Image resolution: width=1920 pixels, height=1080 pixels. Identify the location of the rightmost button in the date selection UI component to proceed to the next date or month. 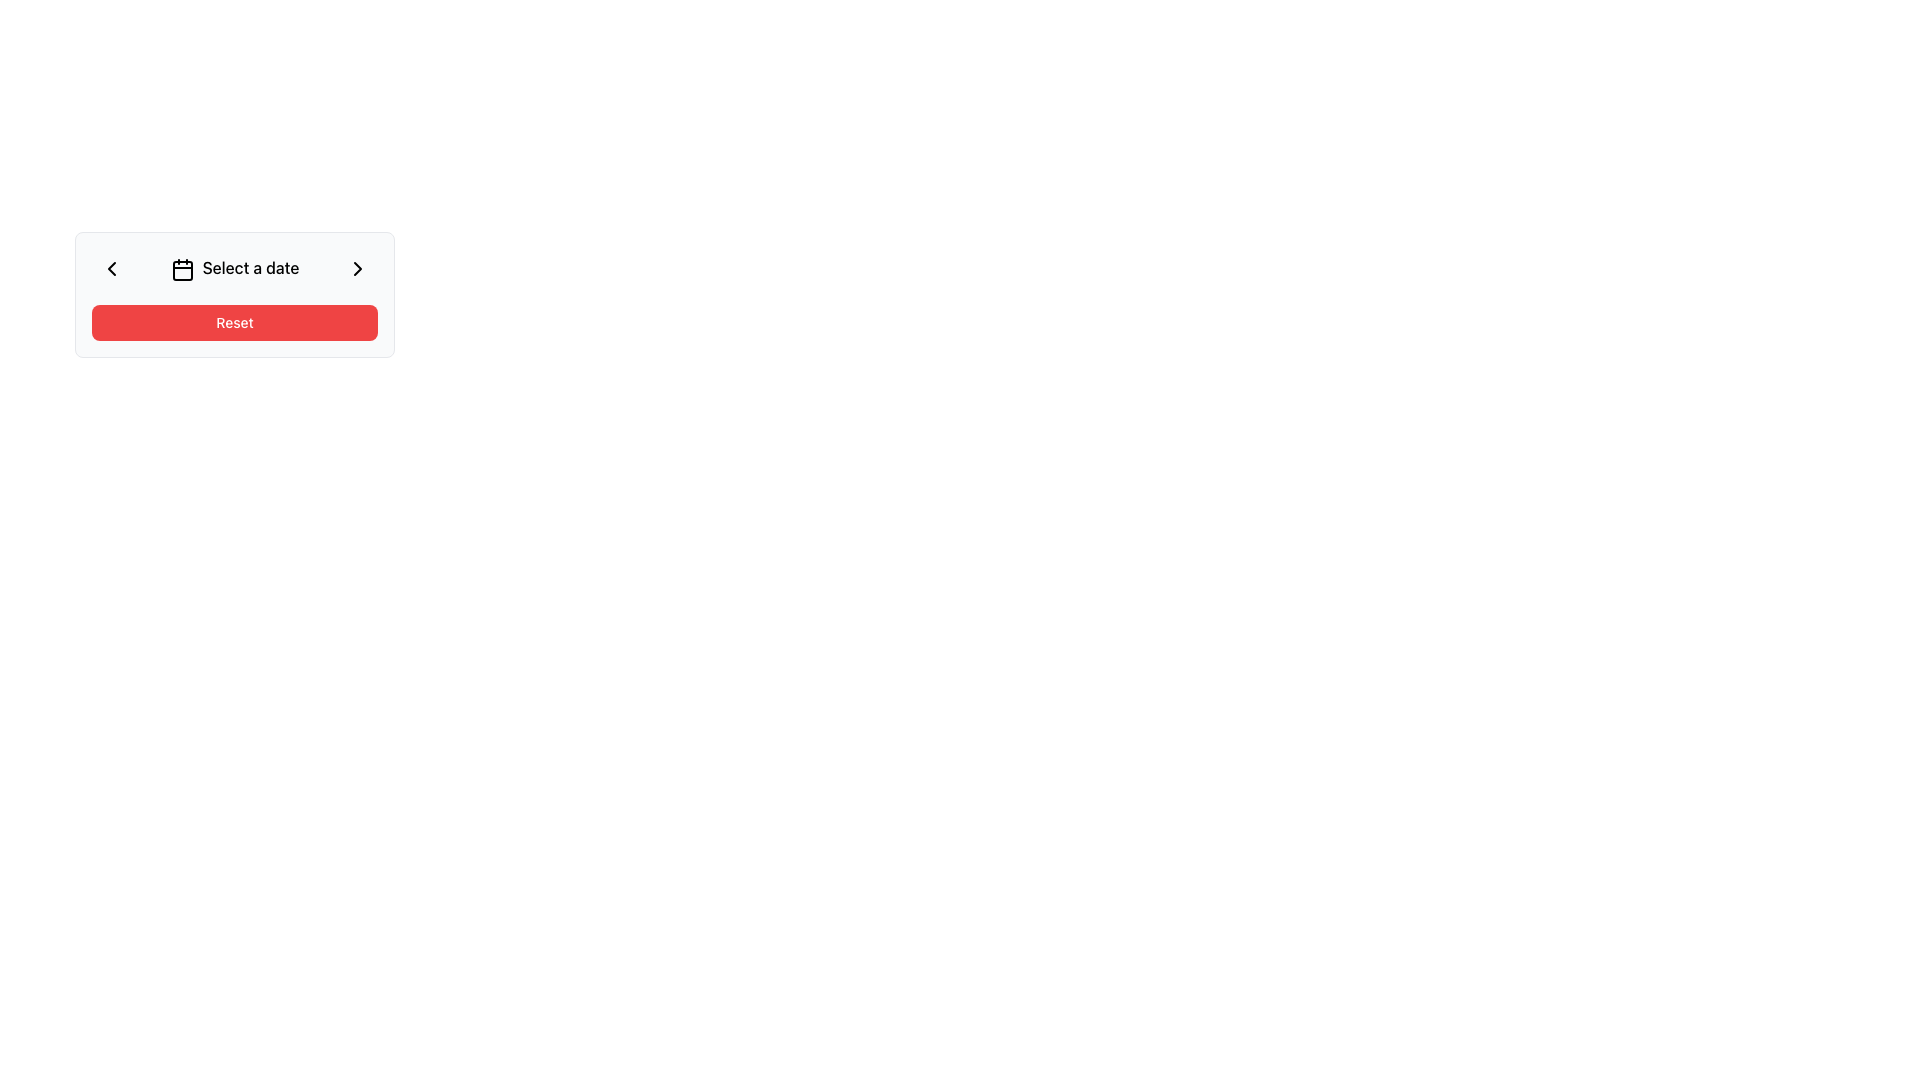
(357, 268).